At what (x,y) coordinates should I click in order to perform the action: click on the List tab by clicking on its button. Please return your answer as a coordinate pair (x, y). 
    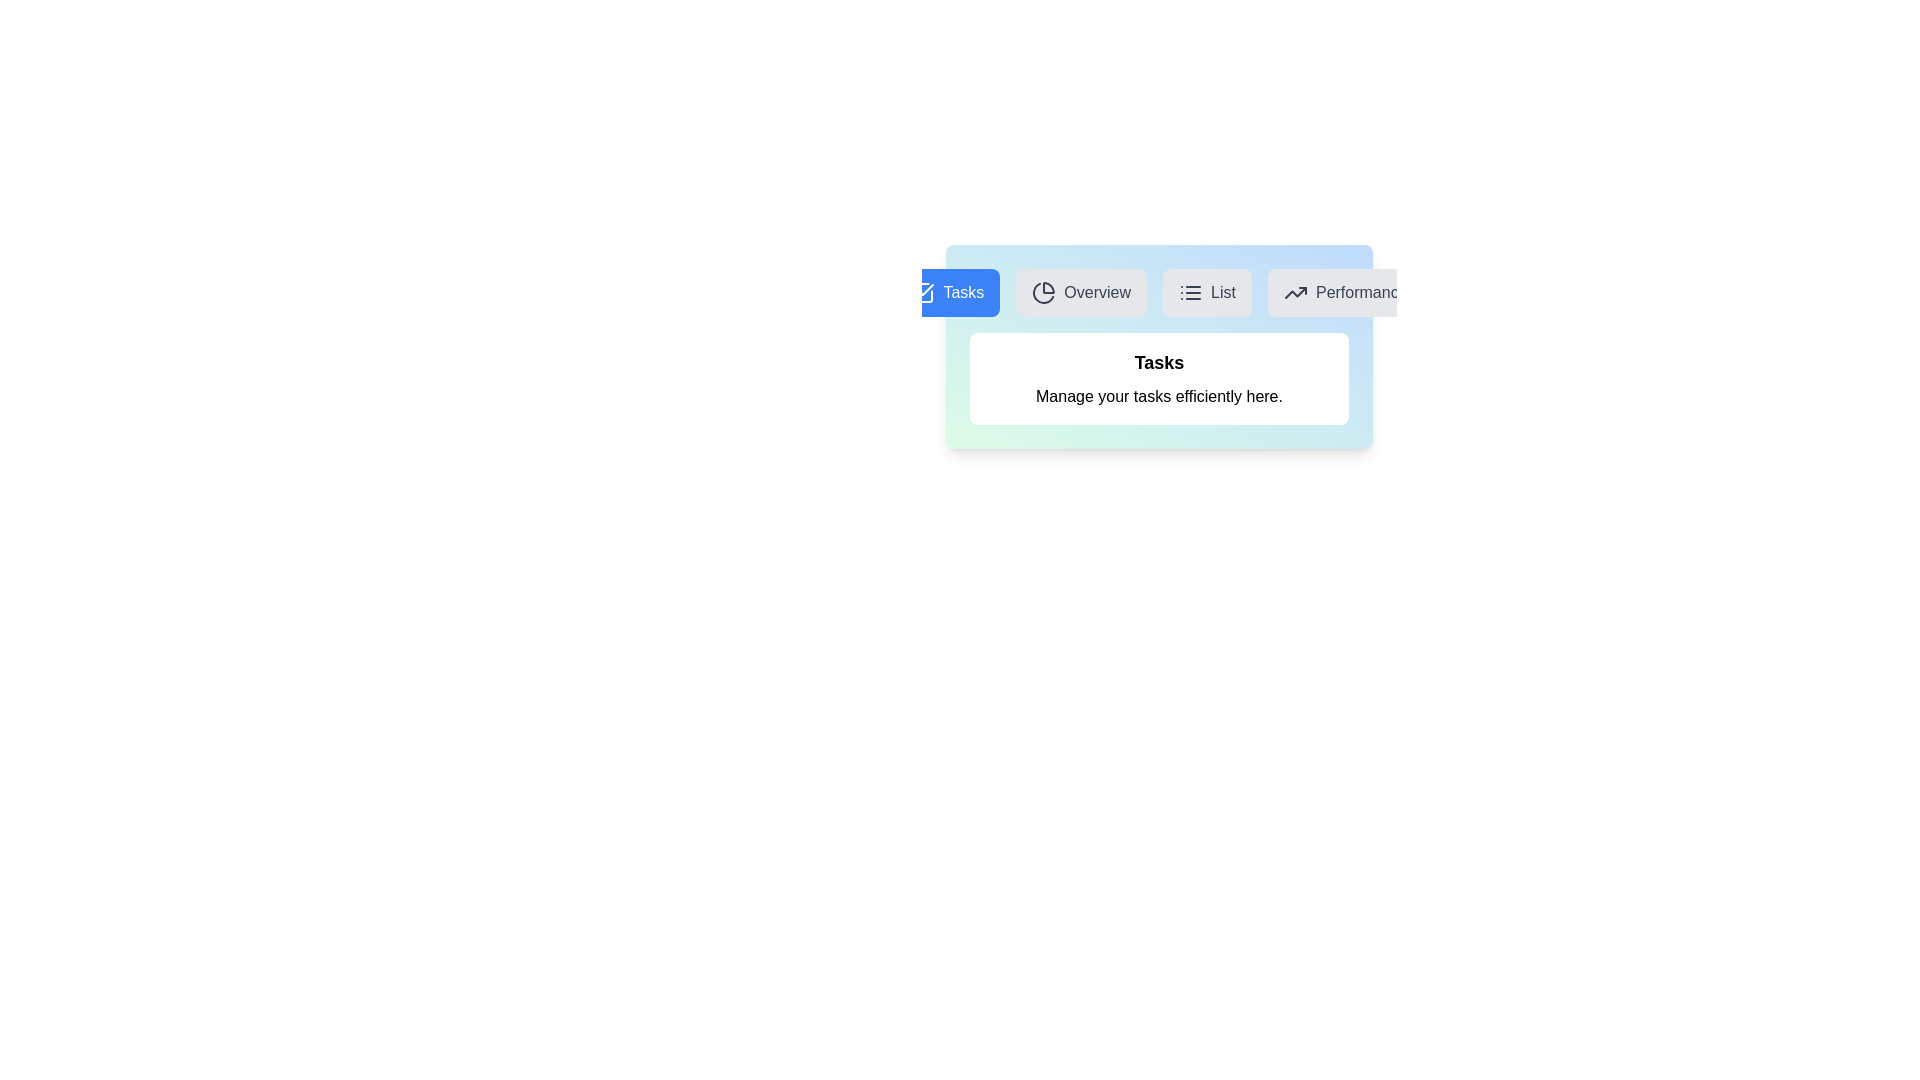
    Looking at the image, I should click on (1206, 293).